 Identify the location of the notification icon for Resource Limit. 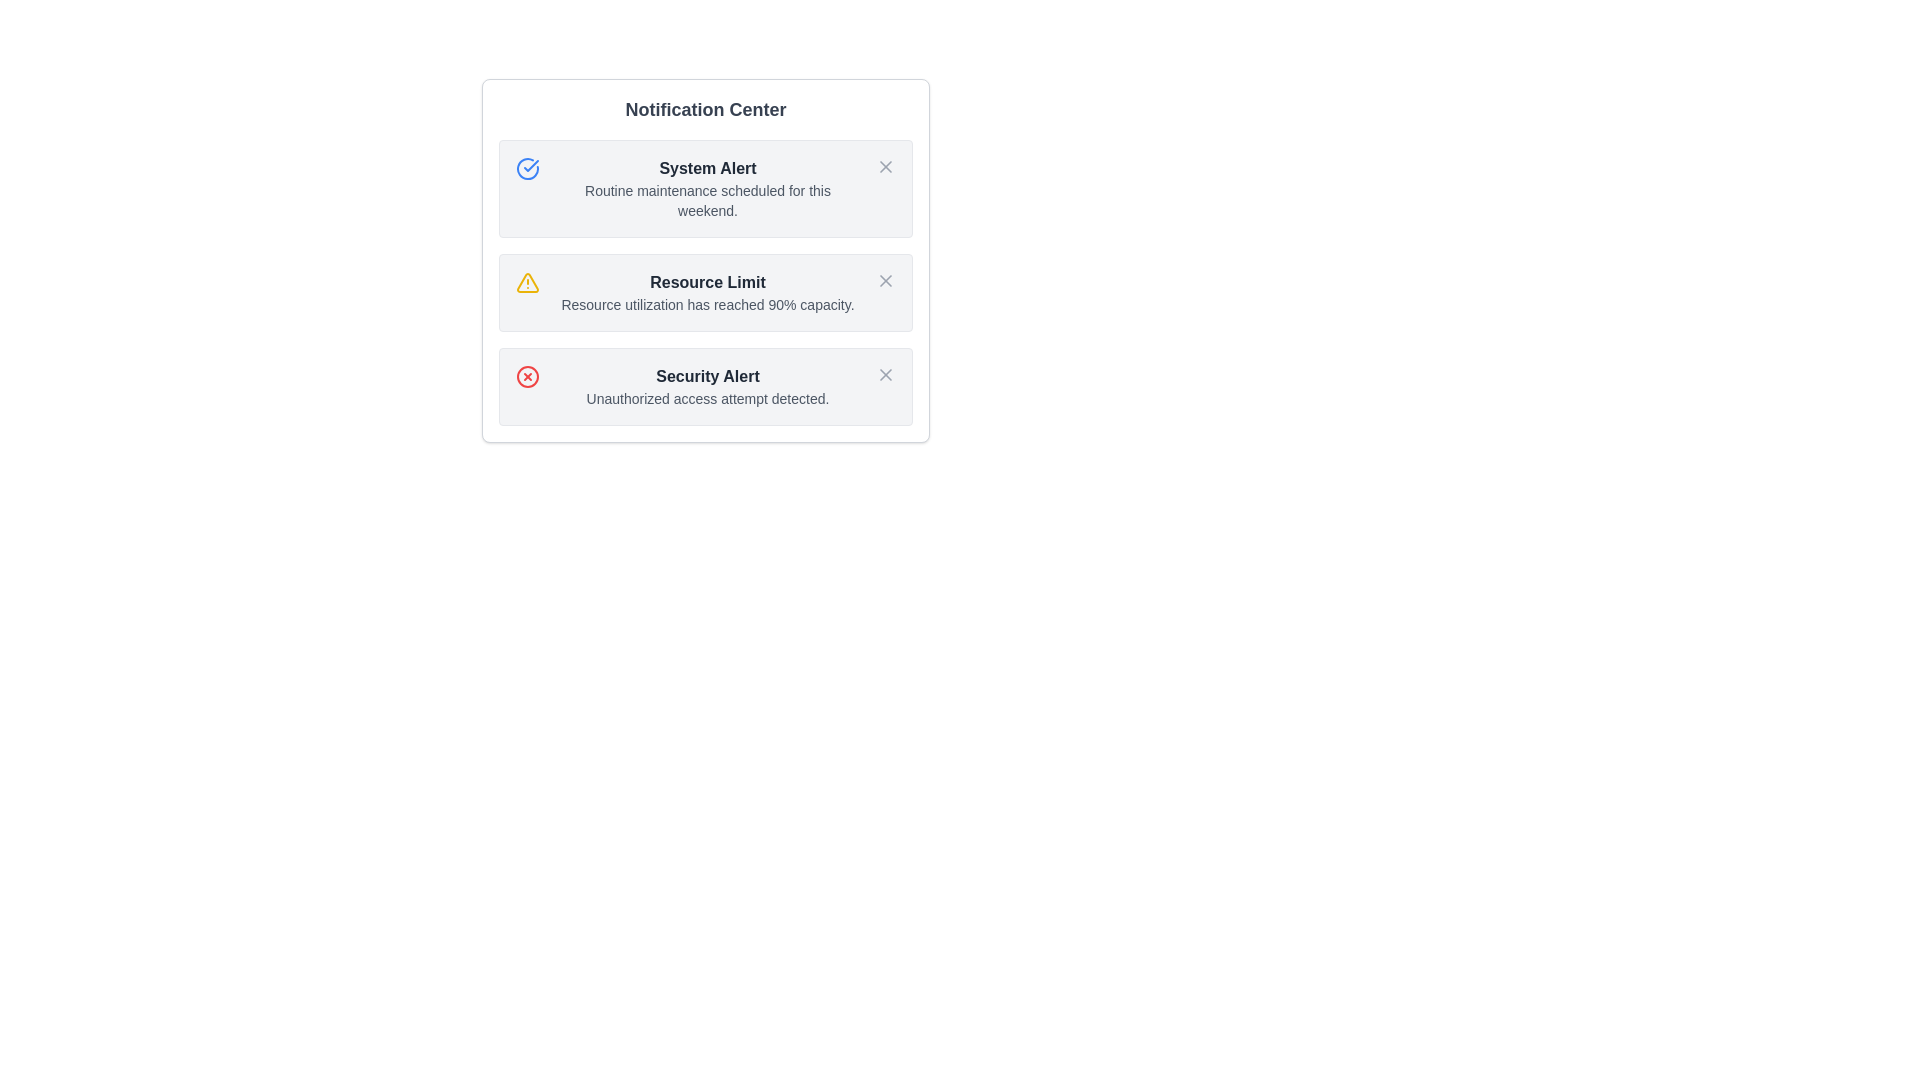
(528, 282).